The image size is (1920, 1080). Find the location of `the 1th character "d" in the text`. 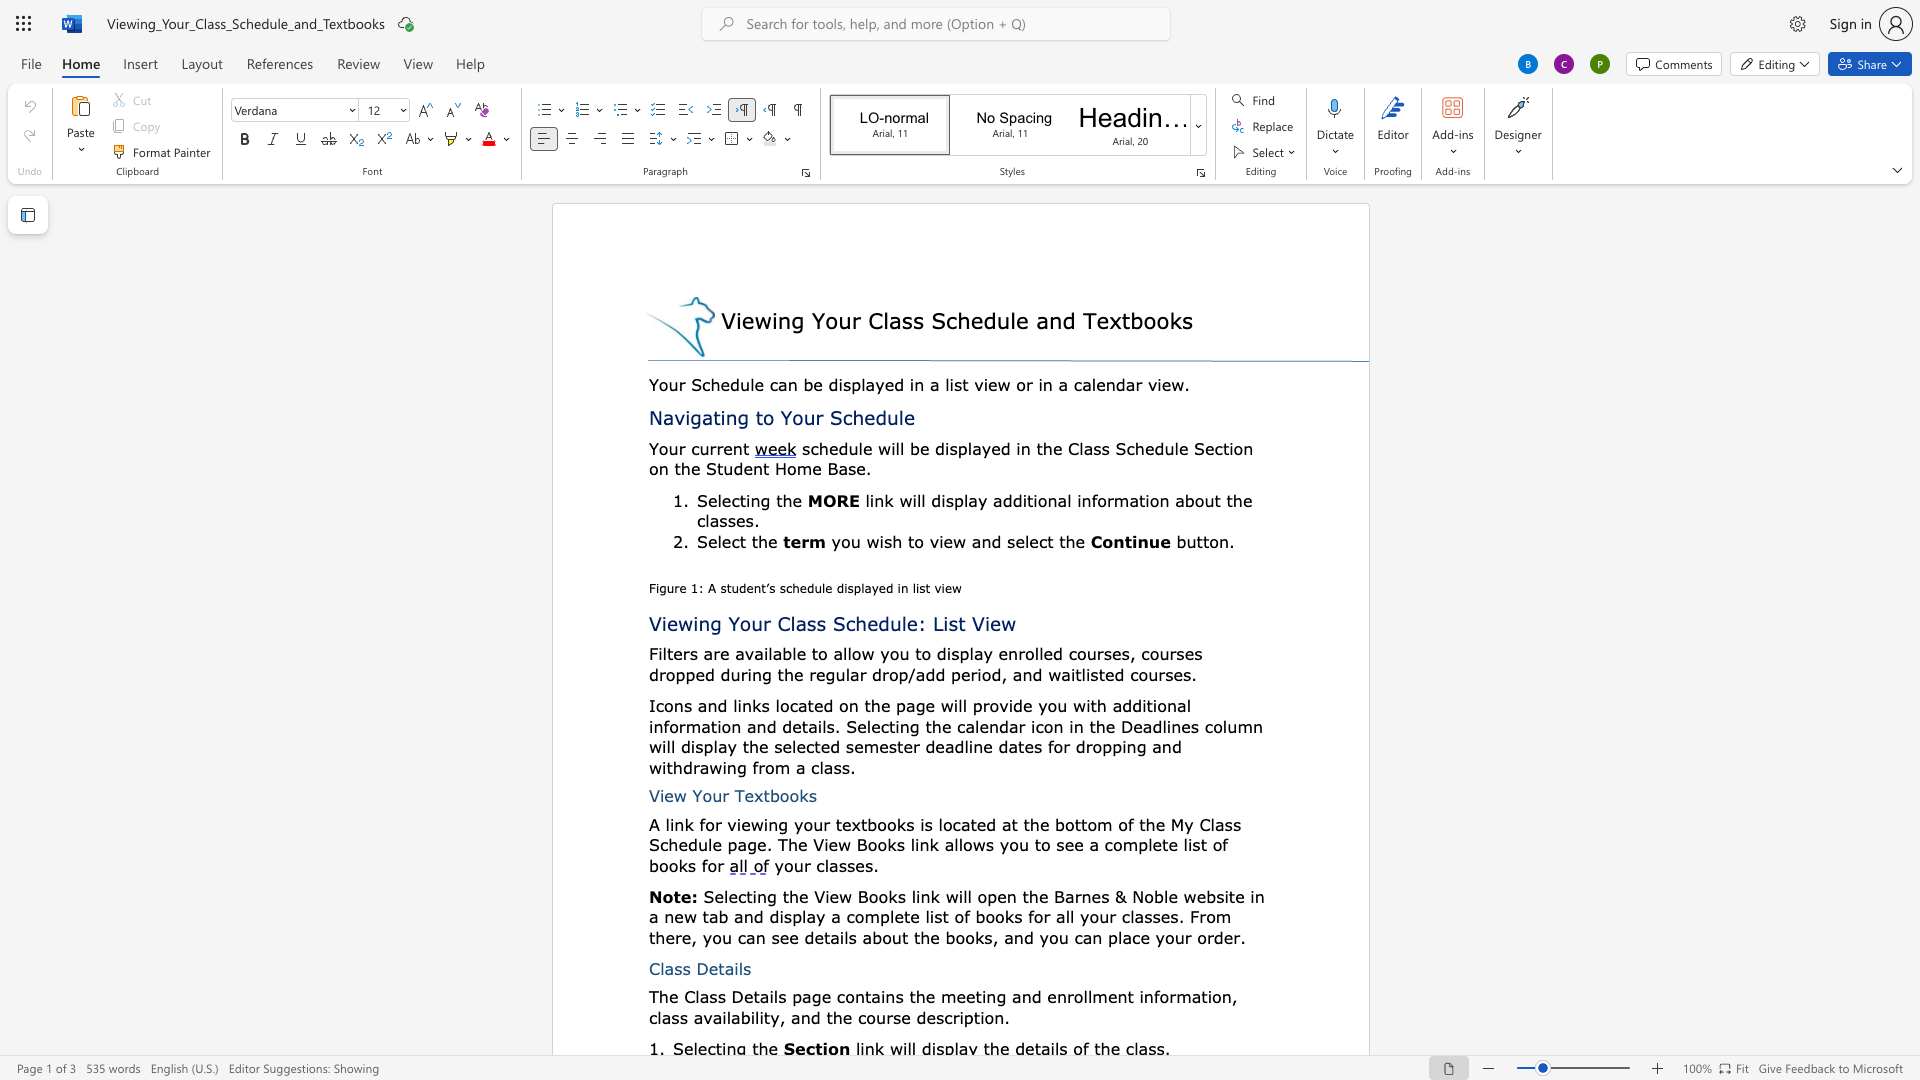

the 1th character "d" in the text is located at coordinates (1007, 499).